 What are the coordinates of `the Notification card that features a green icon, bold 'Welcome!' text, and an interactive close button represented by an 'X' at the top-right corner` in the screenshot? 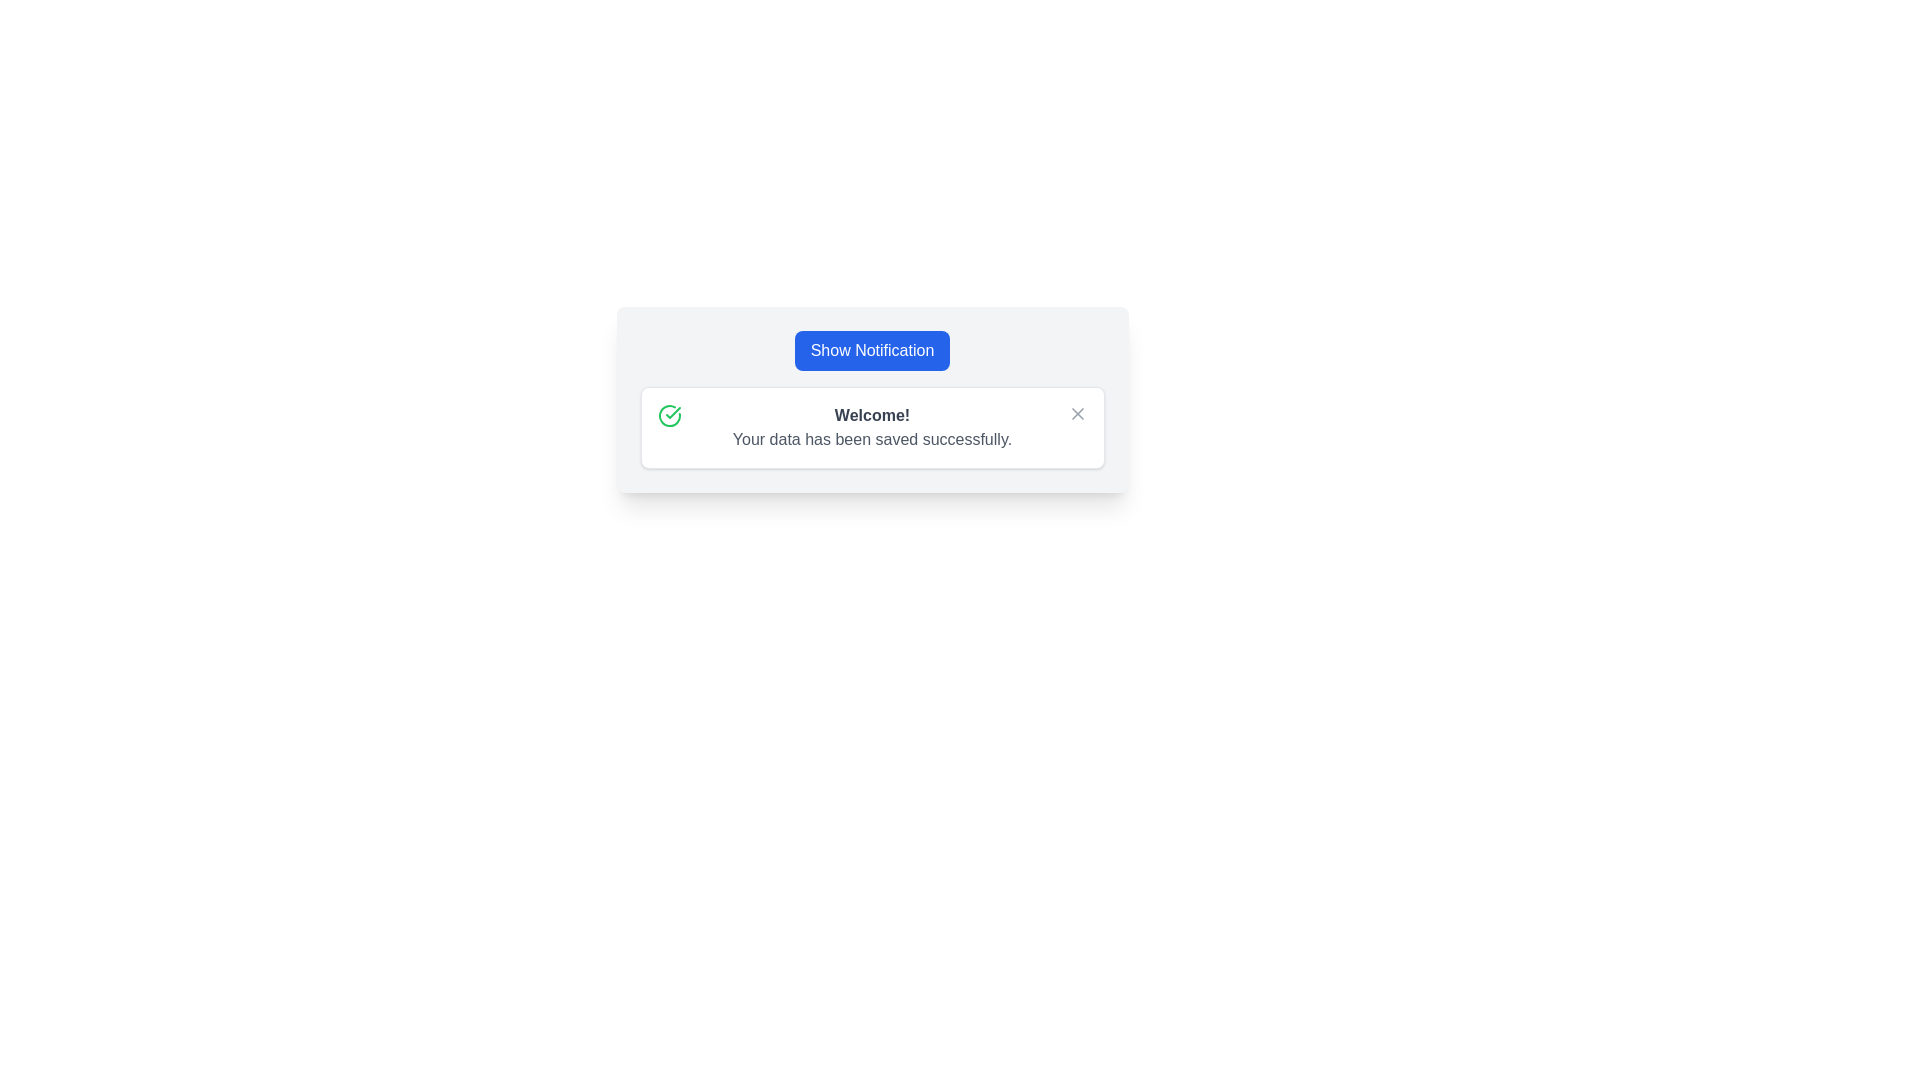 It's located at (872, 427).